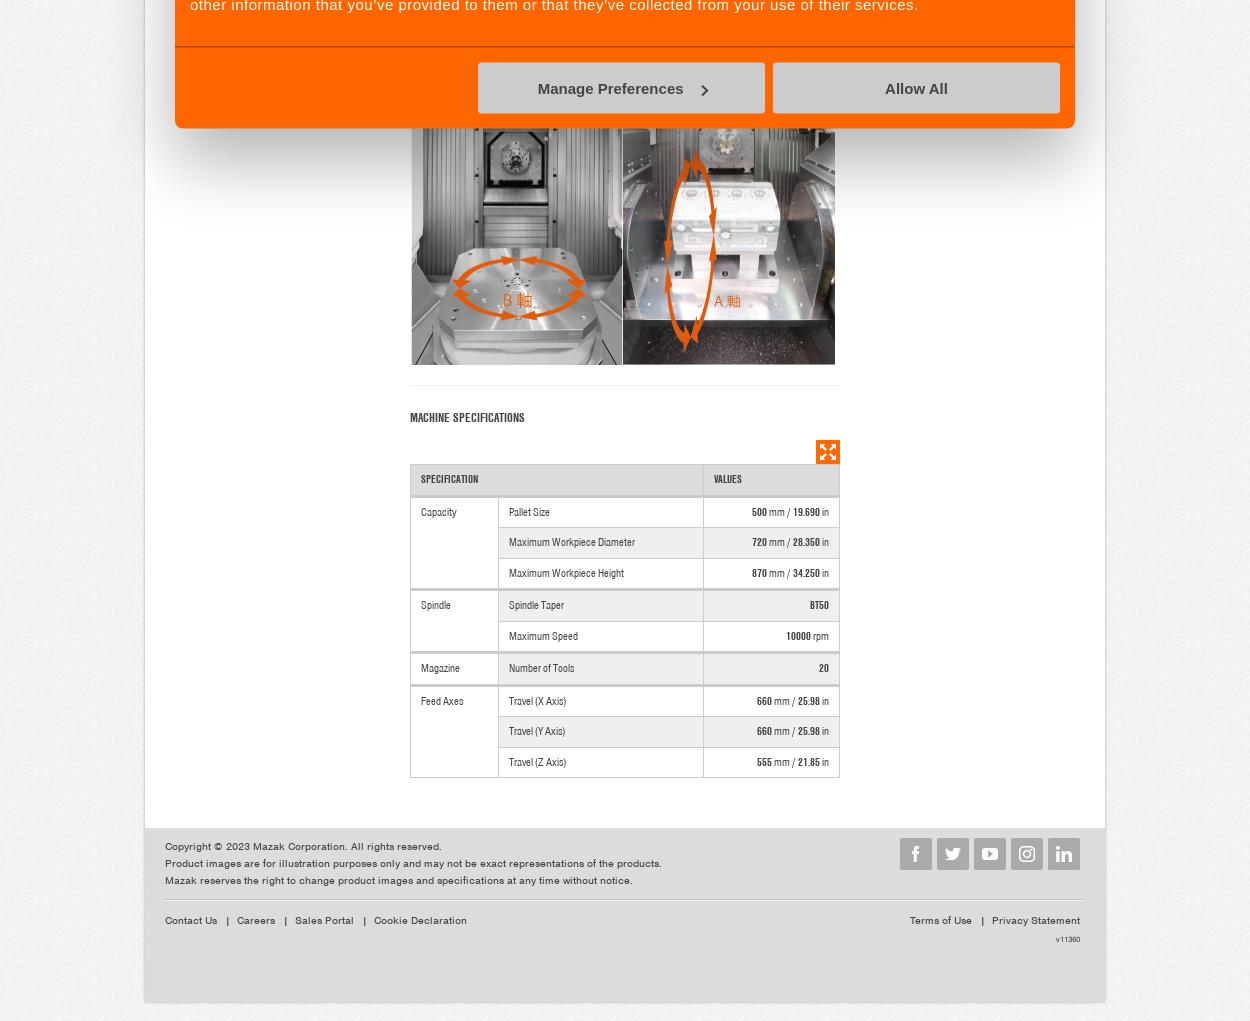 The image size is (1250, 1021). What do you see at coordinates (793, 510) in the screenshot?
I see `'19.690'` at bounding box center [793, 510].